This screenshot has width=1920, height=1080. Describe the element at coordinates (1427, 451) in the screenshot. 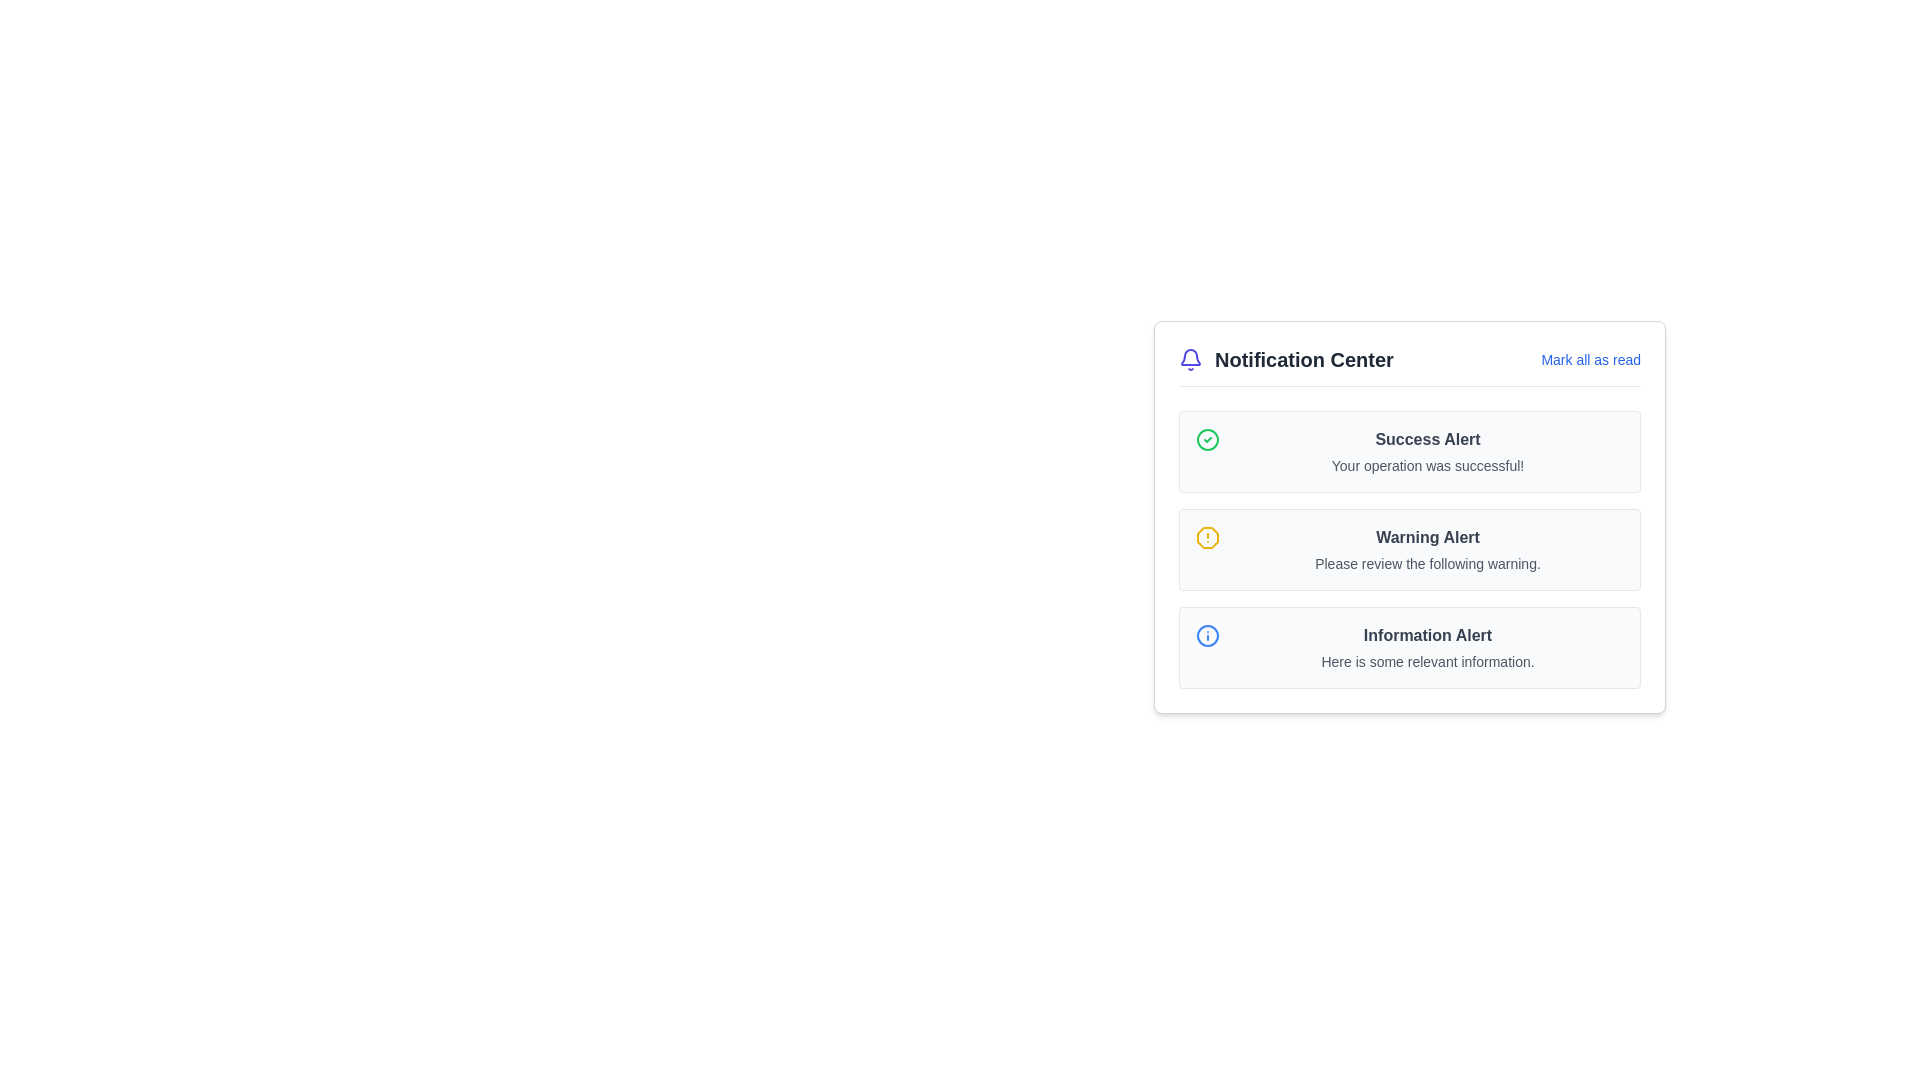

I see `message from the Informational display card which shows 'Success Alert' in bold dark gray and 'Your operation was successful!' in lighter text` at that location.